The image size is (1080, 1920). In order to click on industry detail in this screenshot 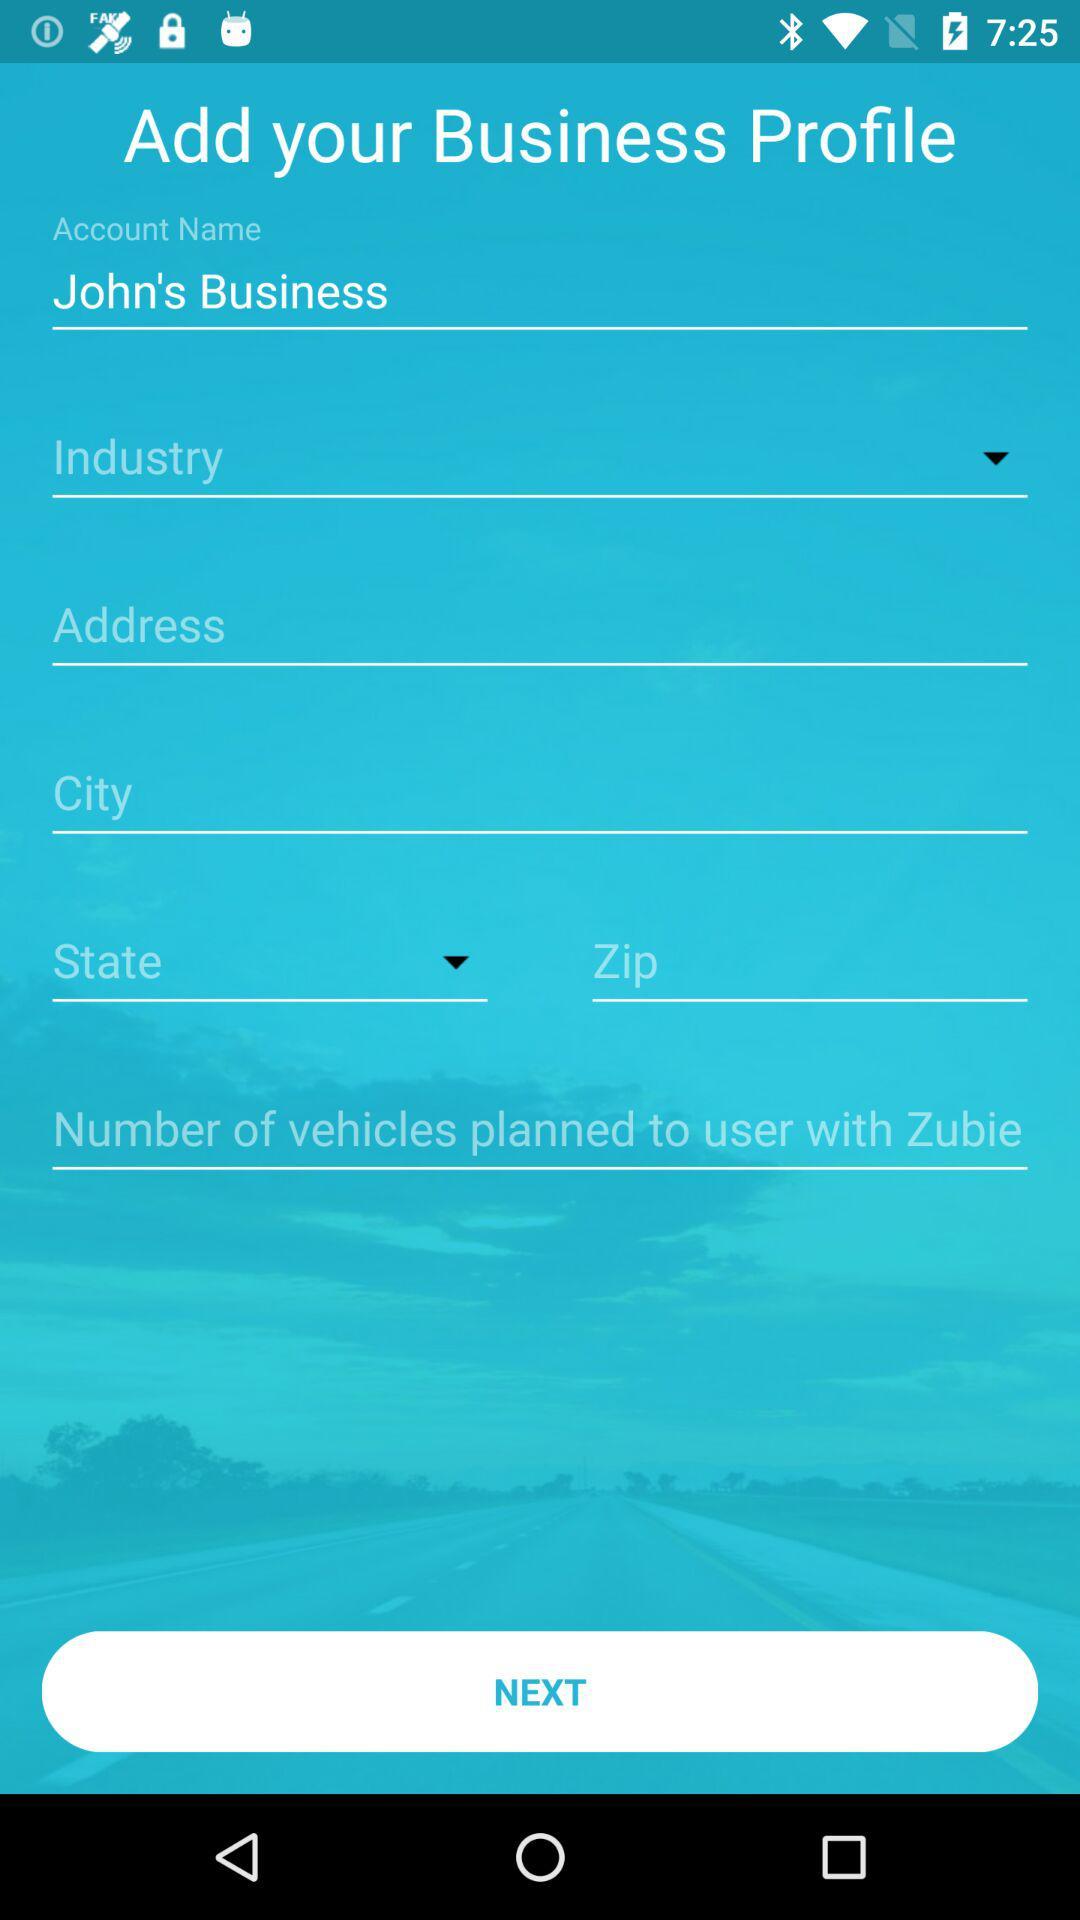, I will do `click(540, 458)`.